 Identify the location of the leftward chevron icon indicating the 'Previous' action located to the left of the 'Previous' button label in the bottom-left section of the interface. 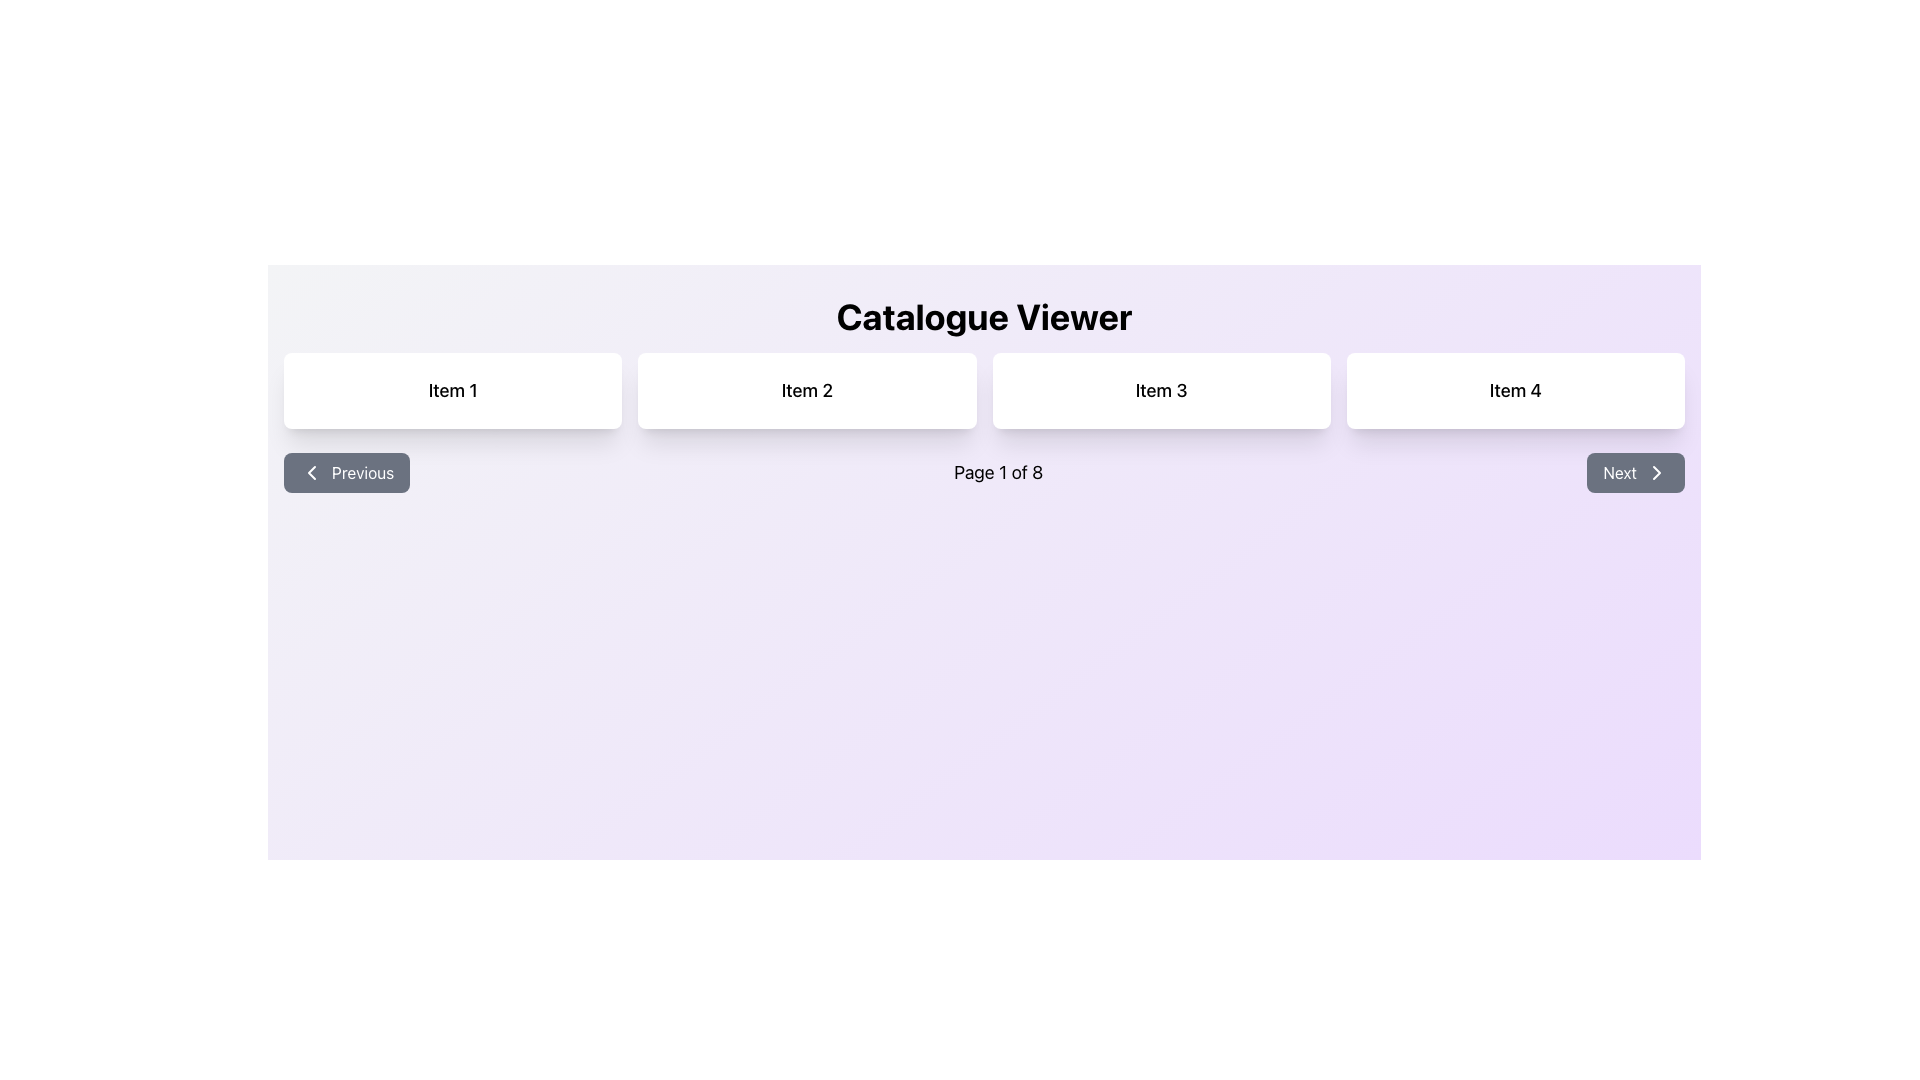
(311, 473).